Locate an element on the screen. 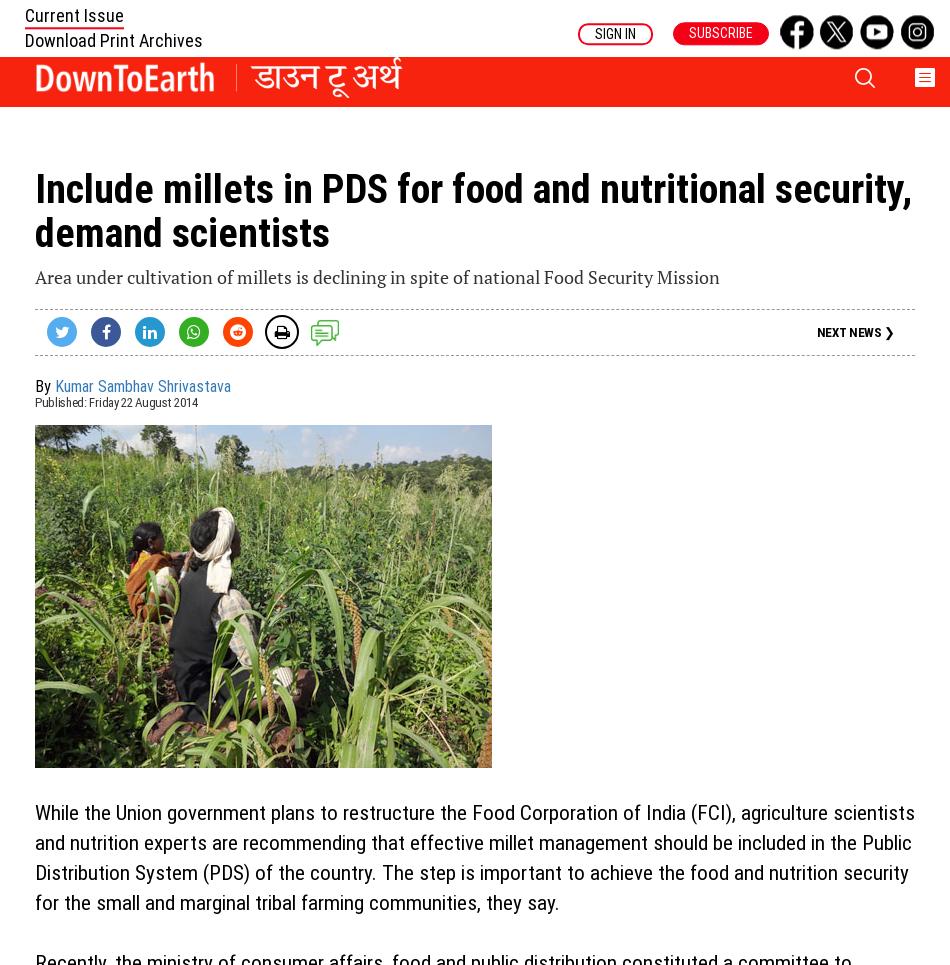 This screenshot has height=965, width=950. 'By' is located at coordinates (34, 385).